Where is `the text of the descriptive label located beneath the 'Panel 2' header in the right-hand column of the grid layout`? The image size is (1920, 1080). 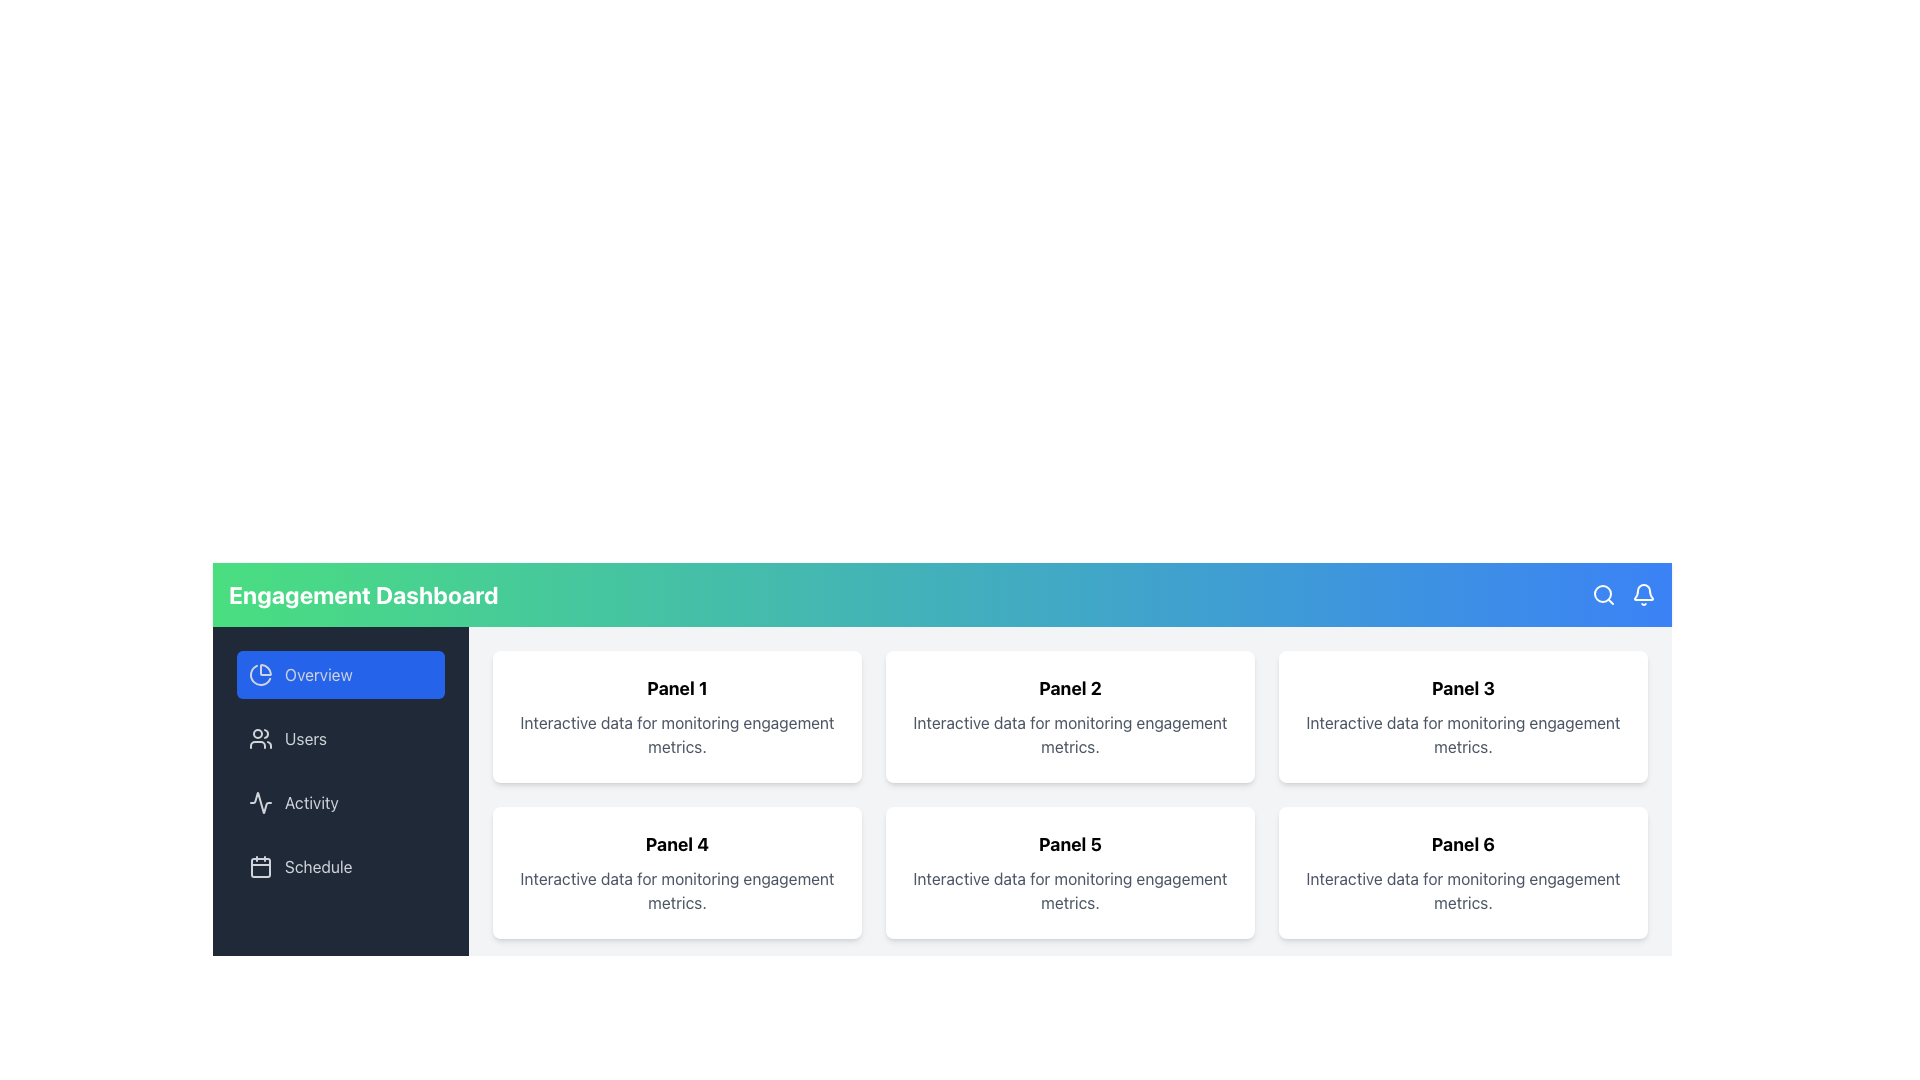 the text of the descriptive label located beneath the 'Panel 2' header in the right-hand column of the grid layout is located at coordinates (1069, 735).